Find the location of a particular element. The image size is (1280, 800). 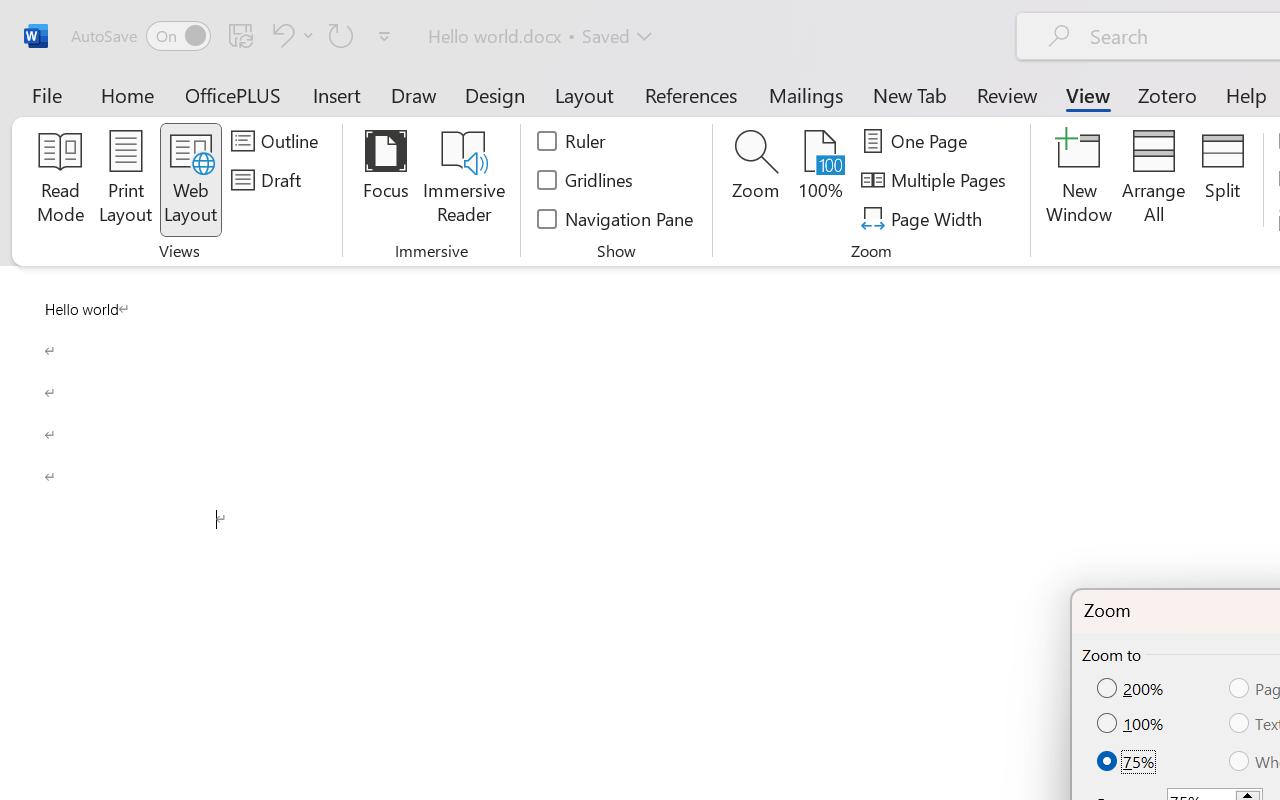

'Print Layout' is located at coordinates (125, 179).